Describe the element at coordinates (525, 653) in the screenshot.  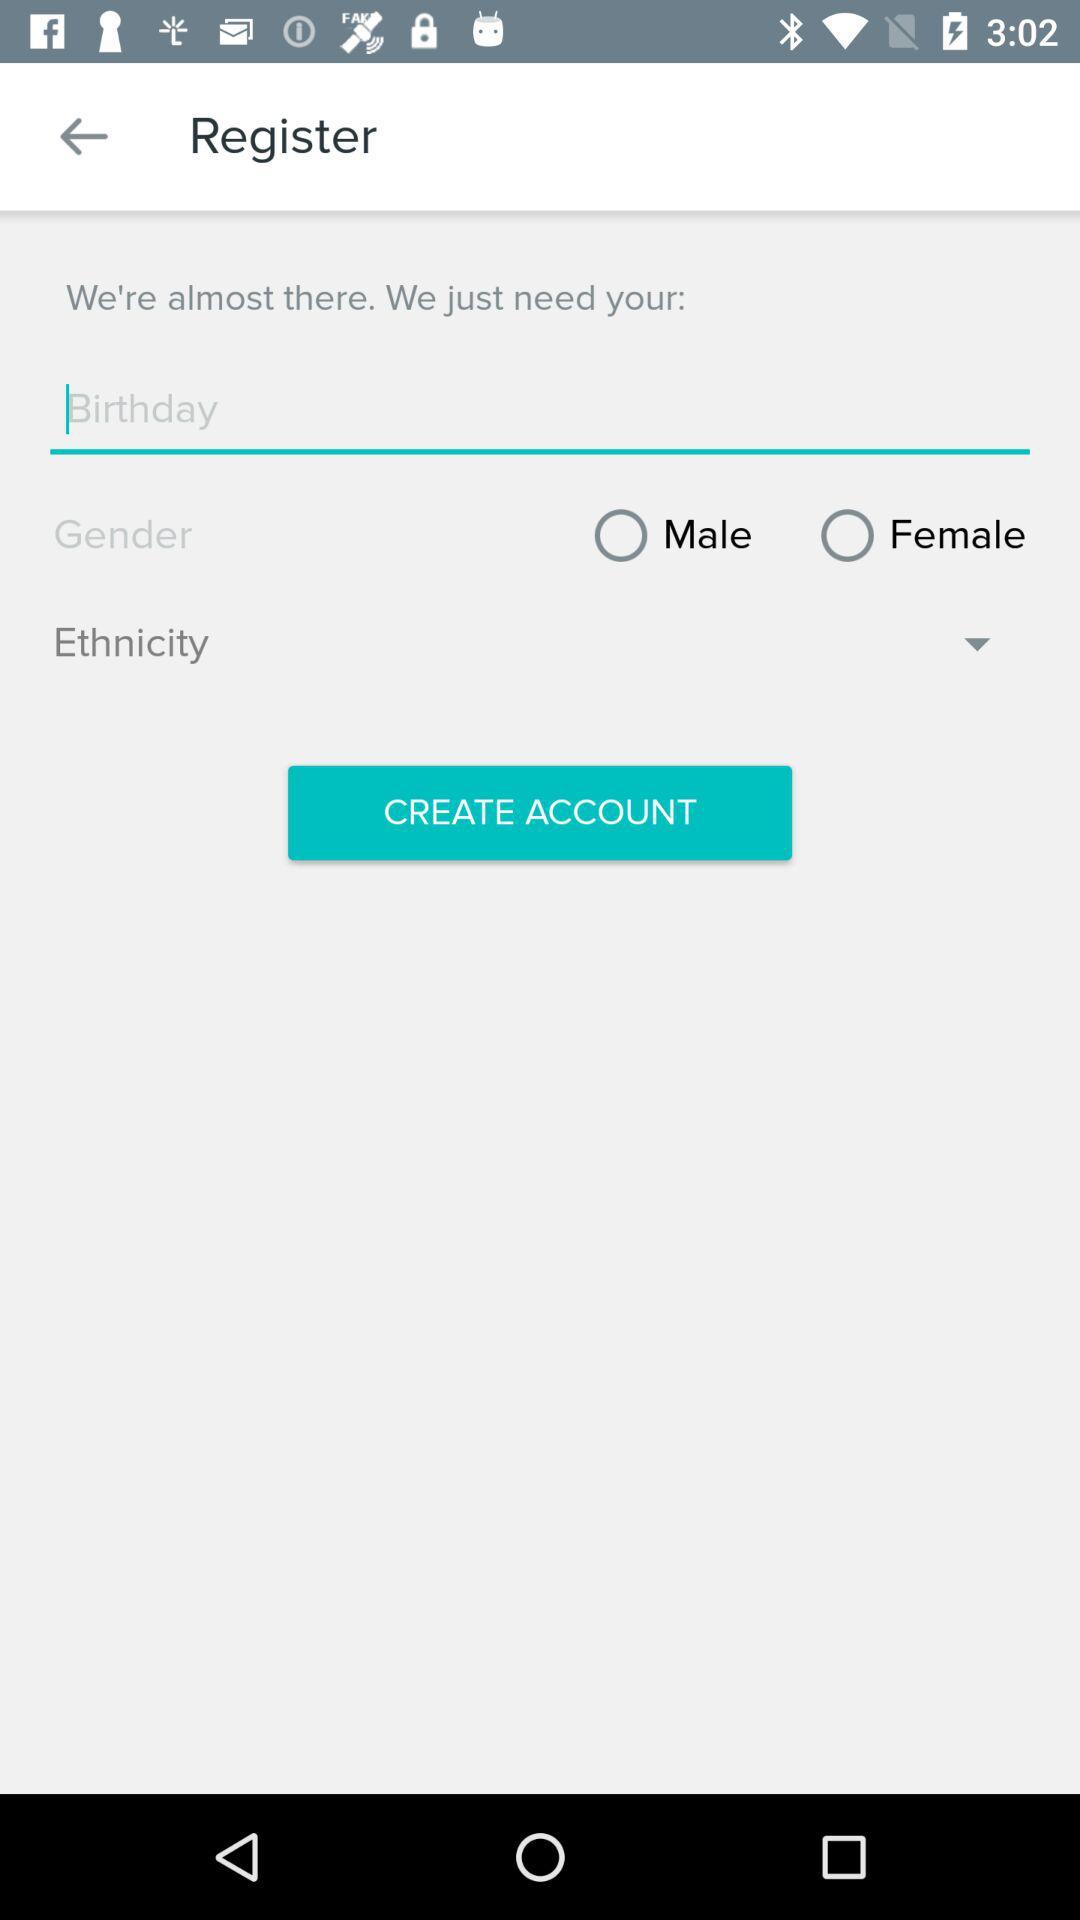
I see `ethnicity option` at that location.